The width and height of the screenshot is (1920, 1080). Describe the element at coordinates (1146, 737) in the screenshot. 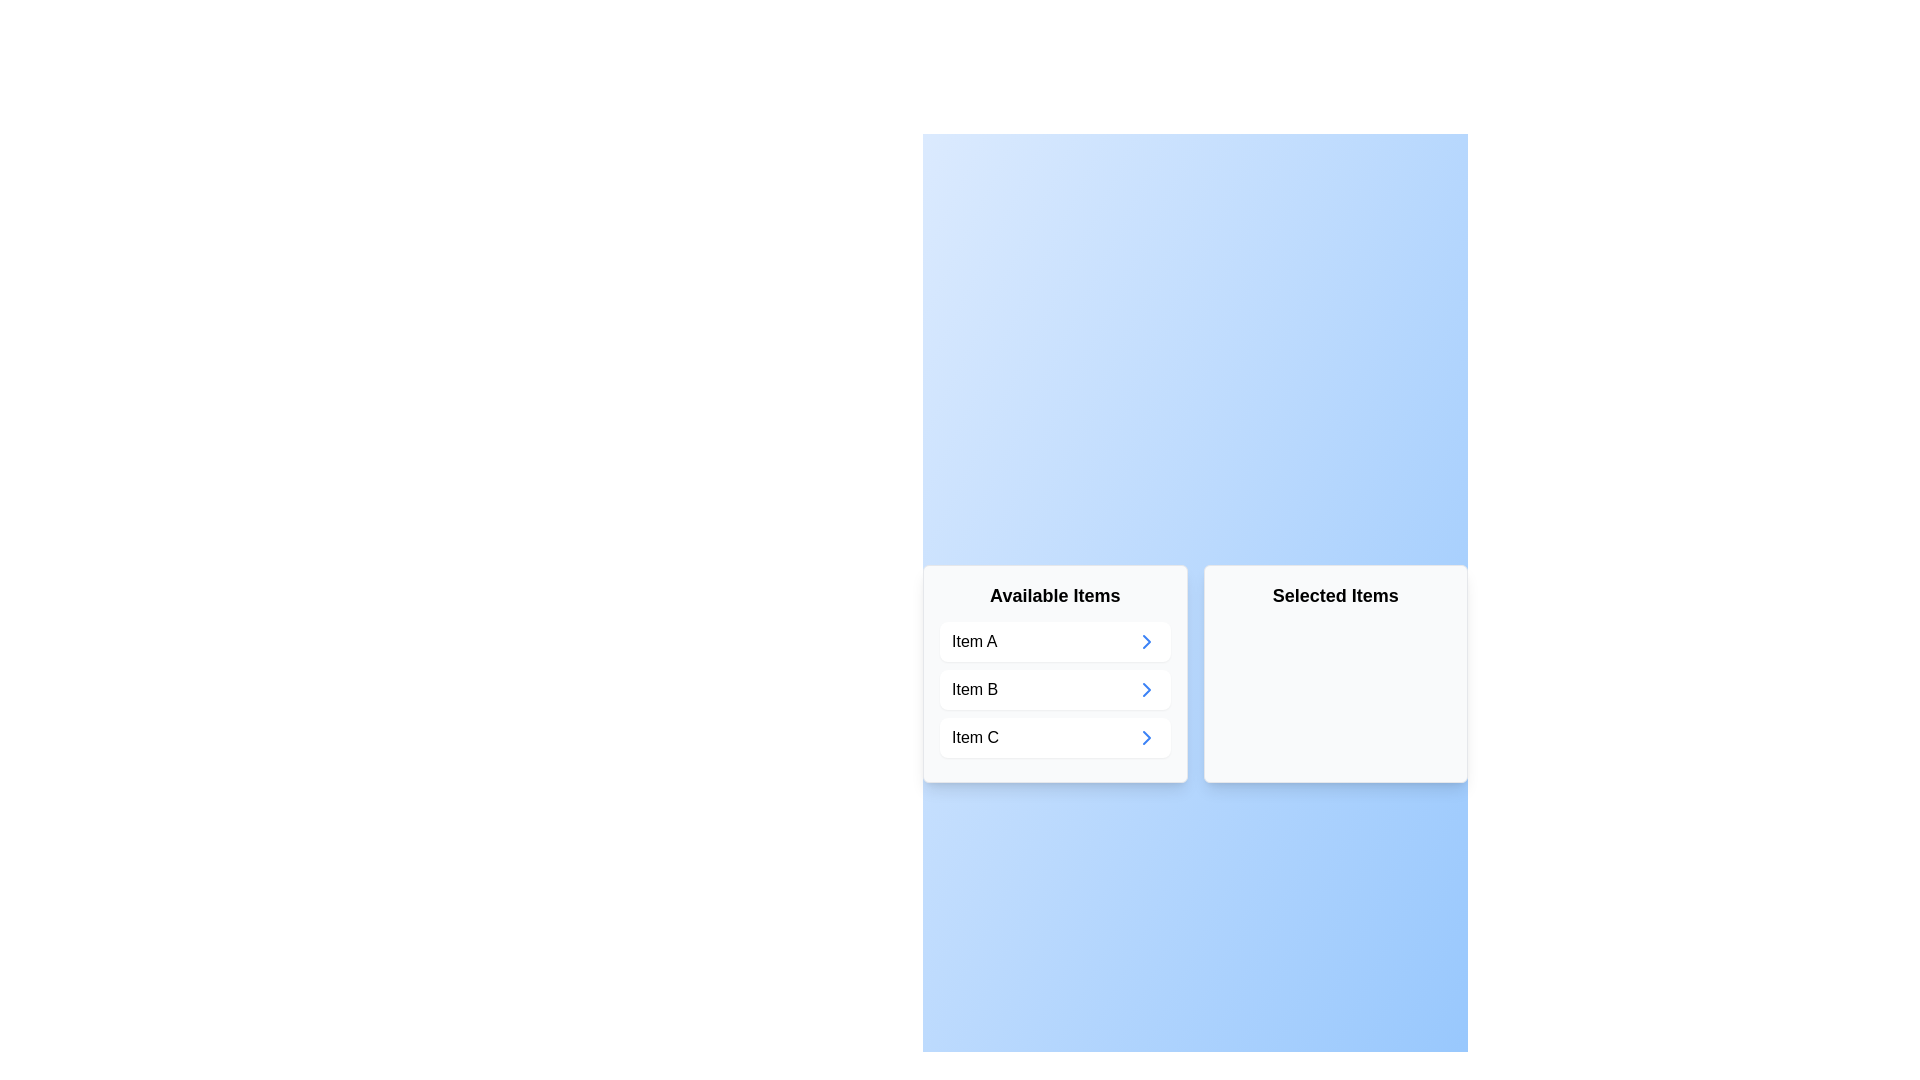

I see `arrow button associated with Item C to transfer it from 'Available Items' to 'Selected Items'` at that location.